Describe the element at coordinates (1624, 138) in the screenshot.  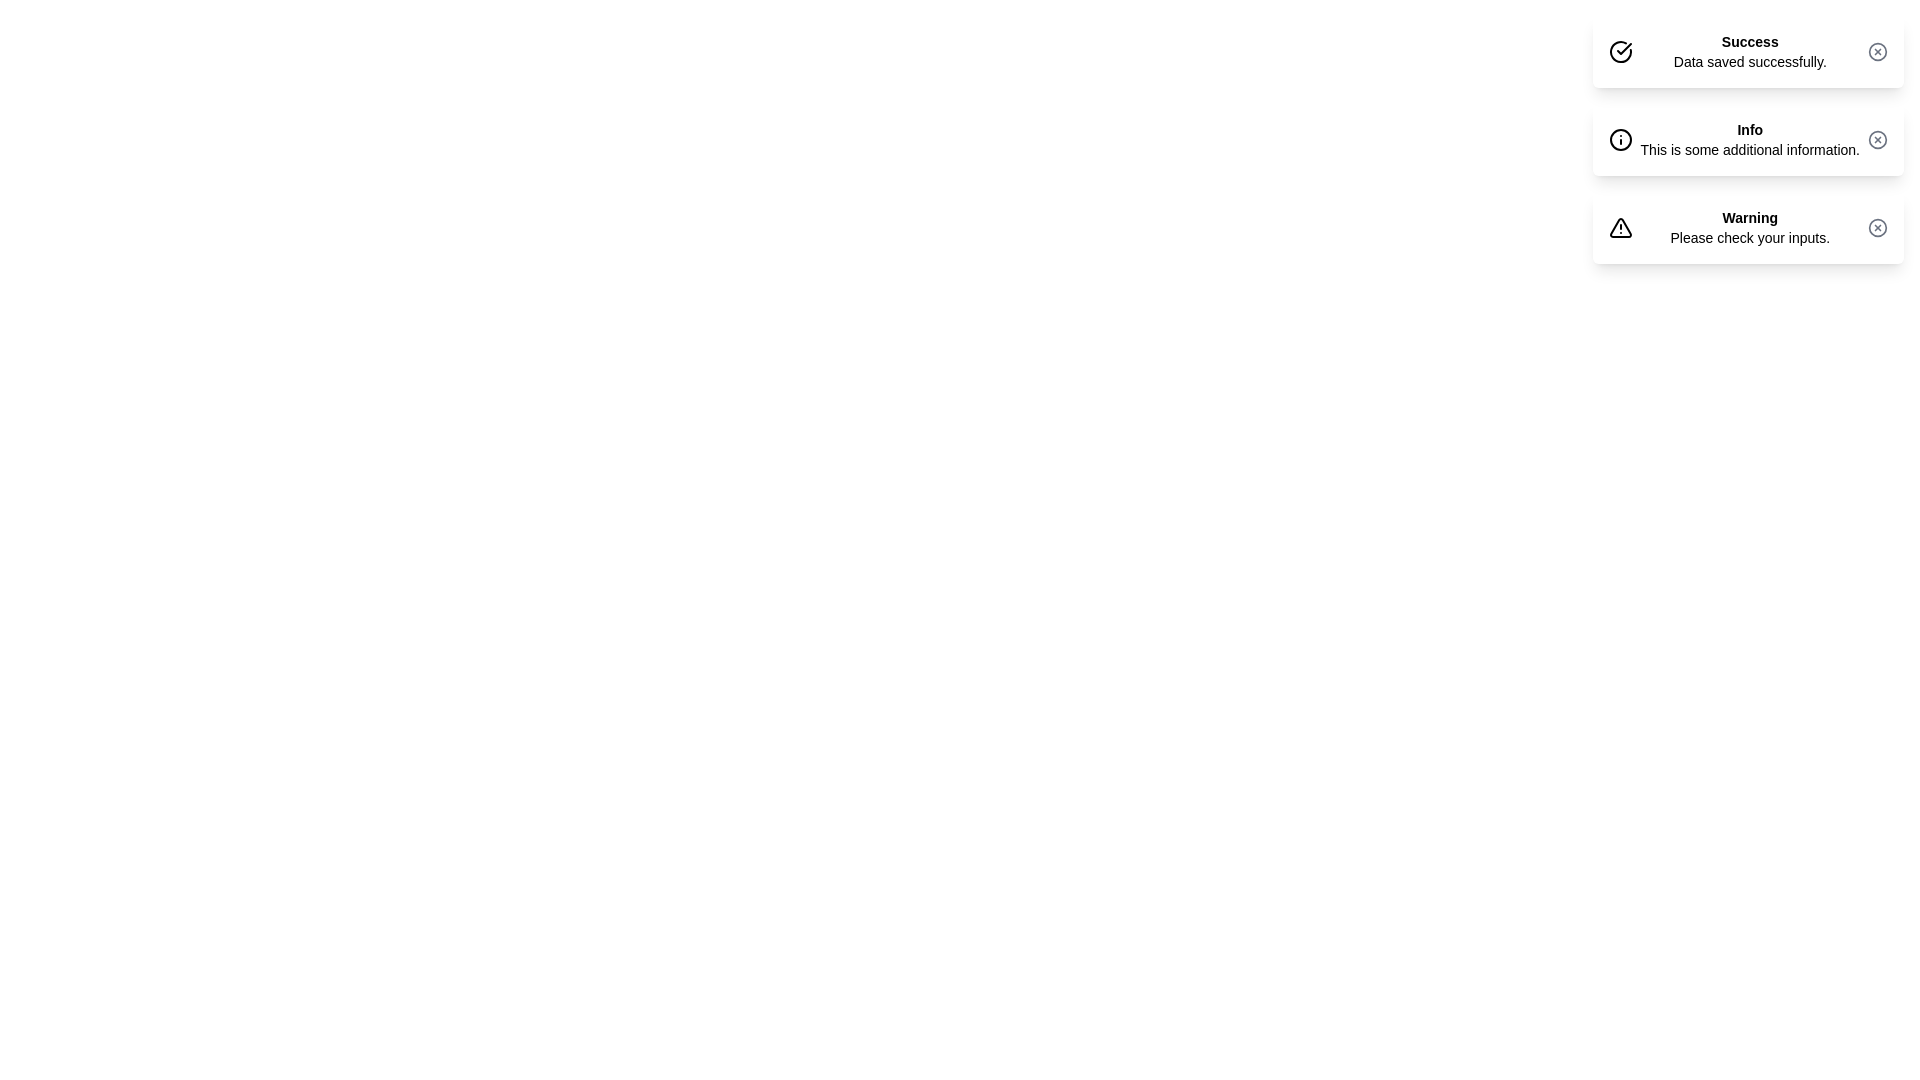
I see `the information icon with a blue outline inside the notification box labeled 'Info', which is located to the left of the text 'This is some additional information.'` at that location.